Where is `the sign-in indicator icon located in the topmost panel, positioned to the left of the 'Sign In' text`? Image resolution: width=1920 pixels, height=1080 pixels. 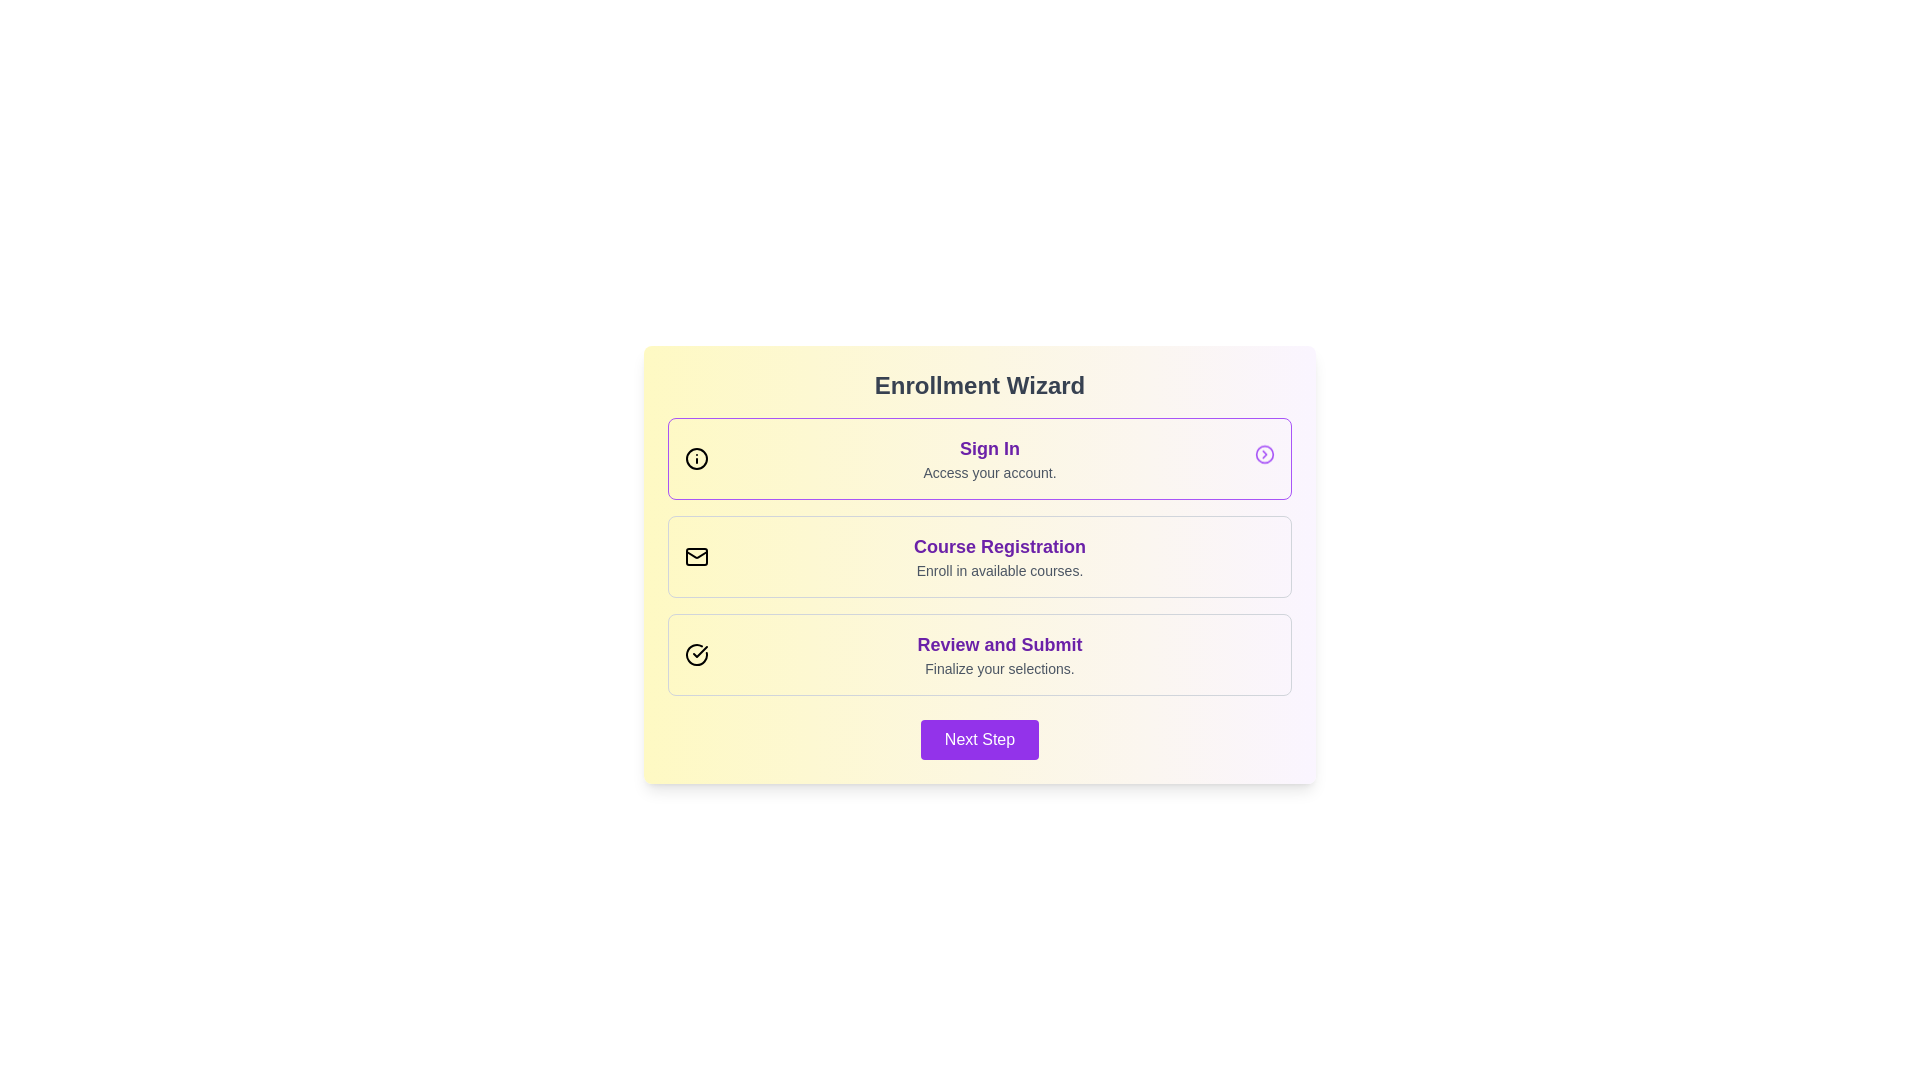
the sign-in indicator icon located in the topmost panel, positioned to the left of the 'Sign In' text is located at coordinates (696, 459).